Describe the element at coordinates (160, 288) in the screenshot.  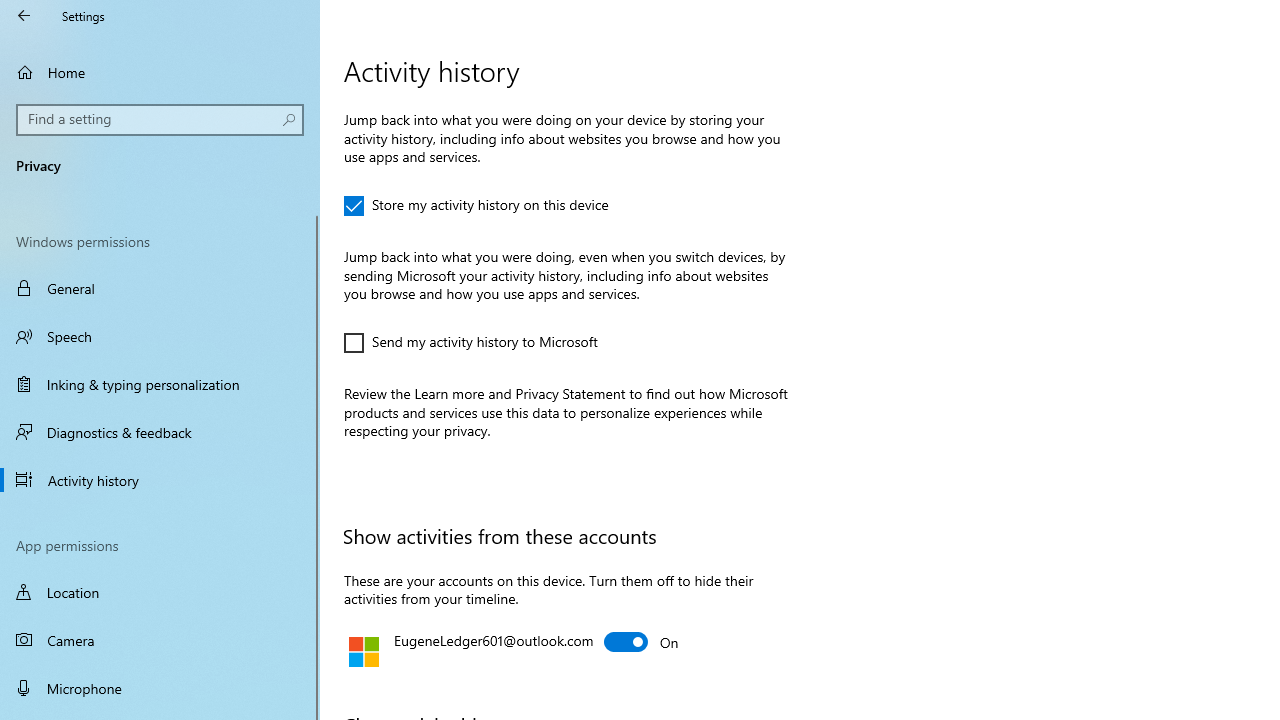
I see `'General'` at that location.